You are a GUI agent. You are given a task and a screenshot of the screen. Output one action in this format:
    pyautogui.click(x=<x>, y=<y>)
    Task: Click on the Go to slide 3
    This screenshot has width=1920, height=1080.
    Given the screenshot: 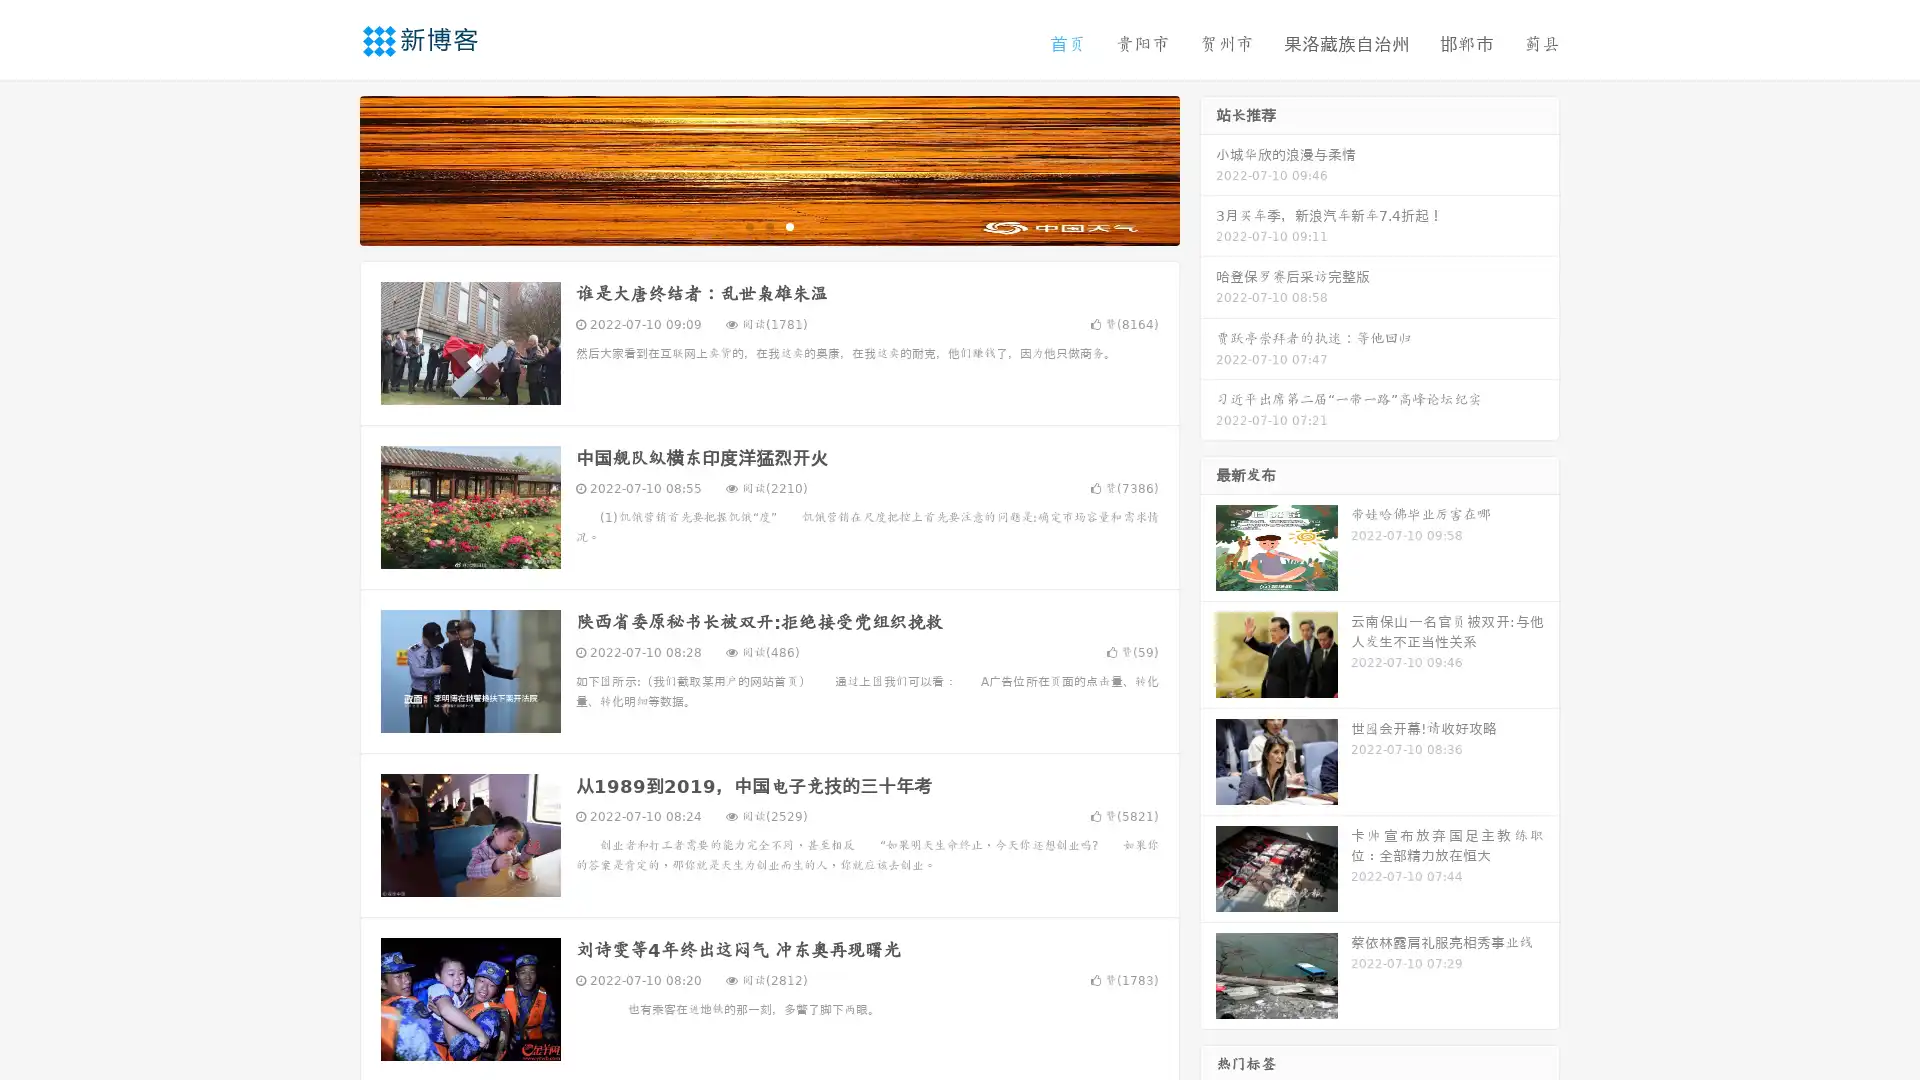 What is the action you would take?
    pyautogui.click(x=789, y=225)
    